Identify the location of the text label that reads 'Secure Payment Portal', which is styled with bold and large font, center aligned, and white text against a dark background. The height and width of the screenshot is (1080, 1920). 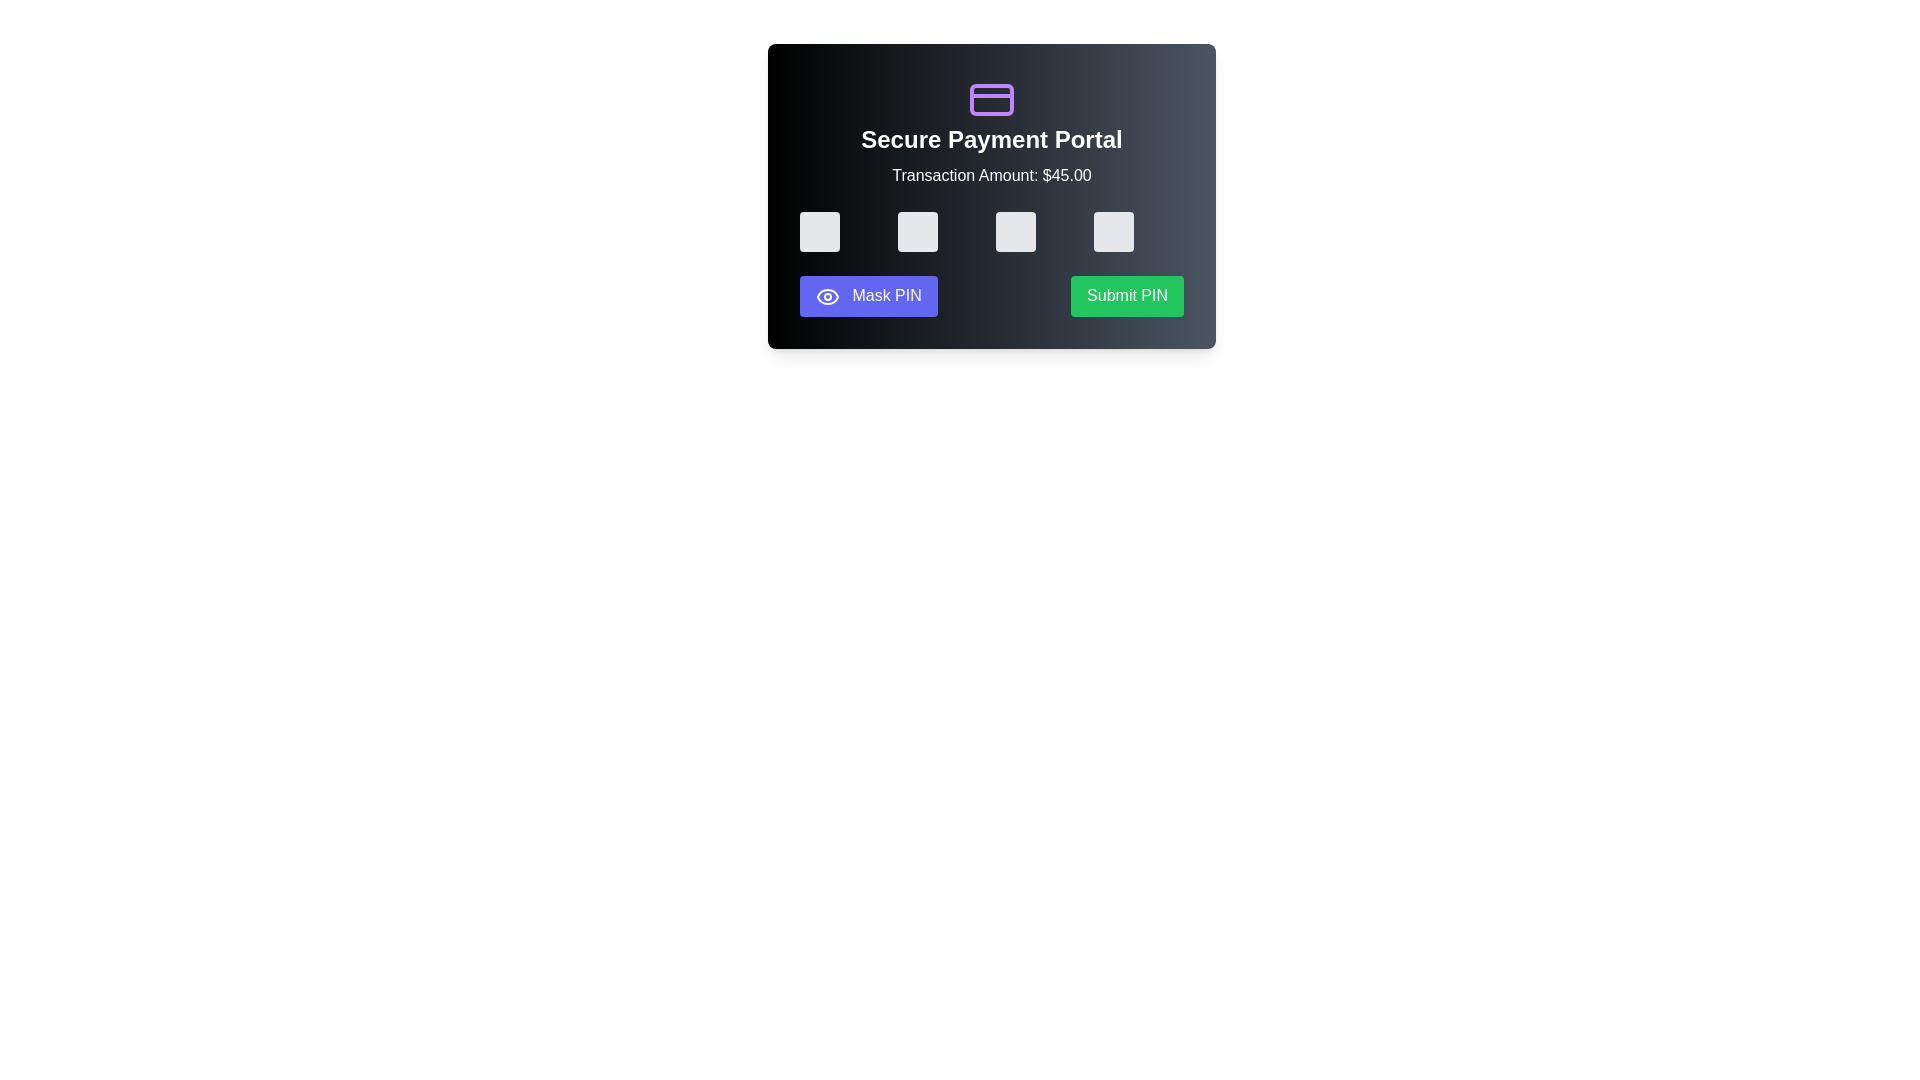
(992, 138).